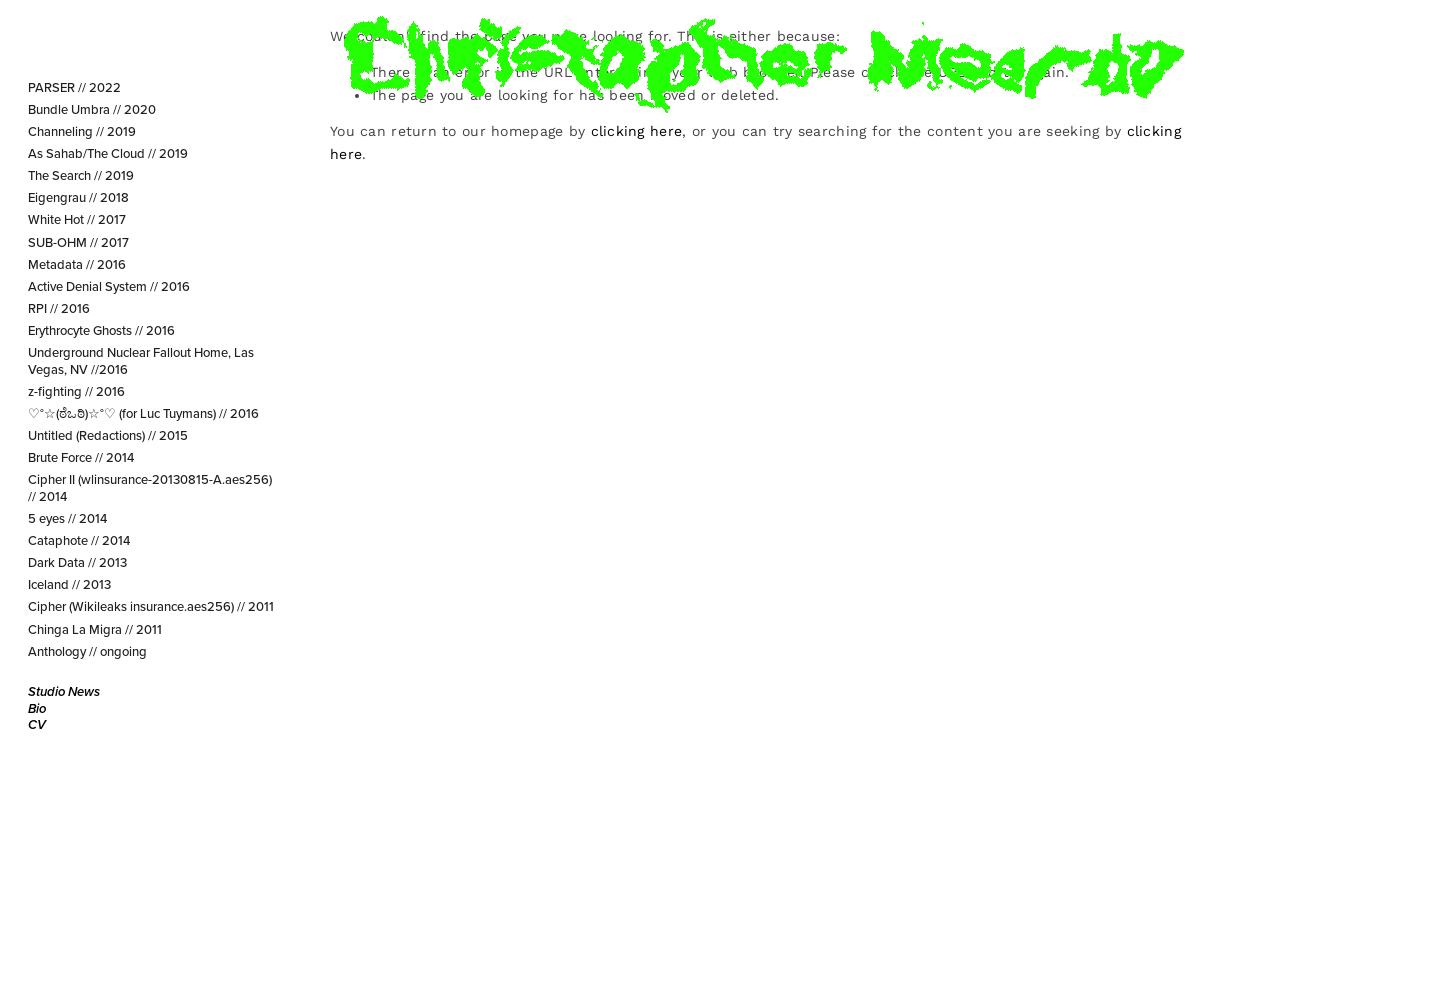 The height and width of the screenshot is (1000, 1450). I want to click on 'Studio News', so click(62, 689).